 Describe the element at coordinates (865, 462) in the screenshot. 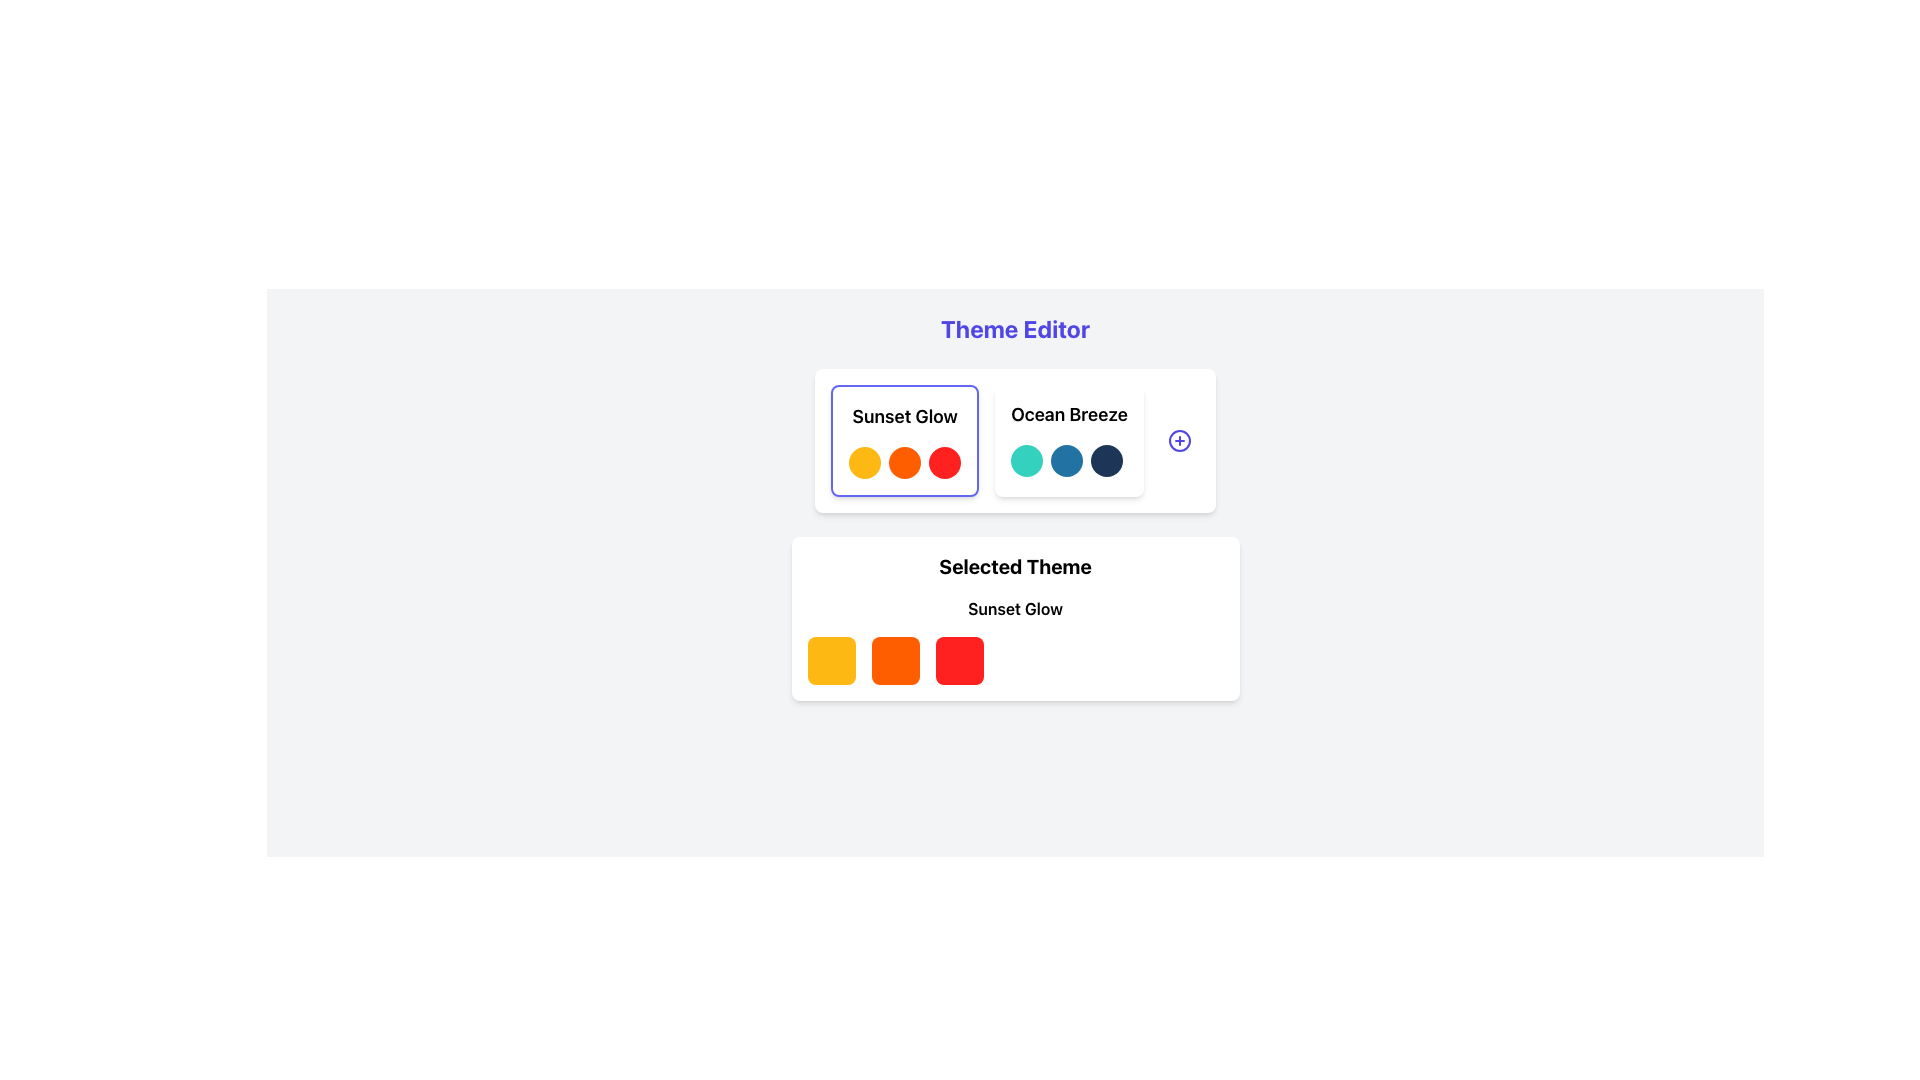

I see `the first circular yellow color indicator under the 'Sunset Glow' theme selector in the 'Theme Editor' section` at that location.